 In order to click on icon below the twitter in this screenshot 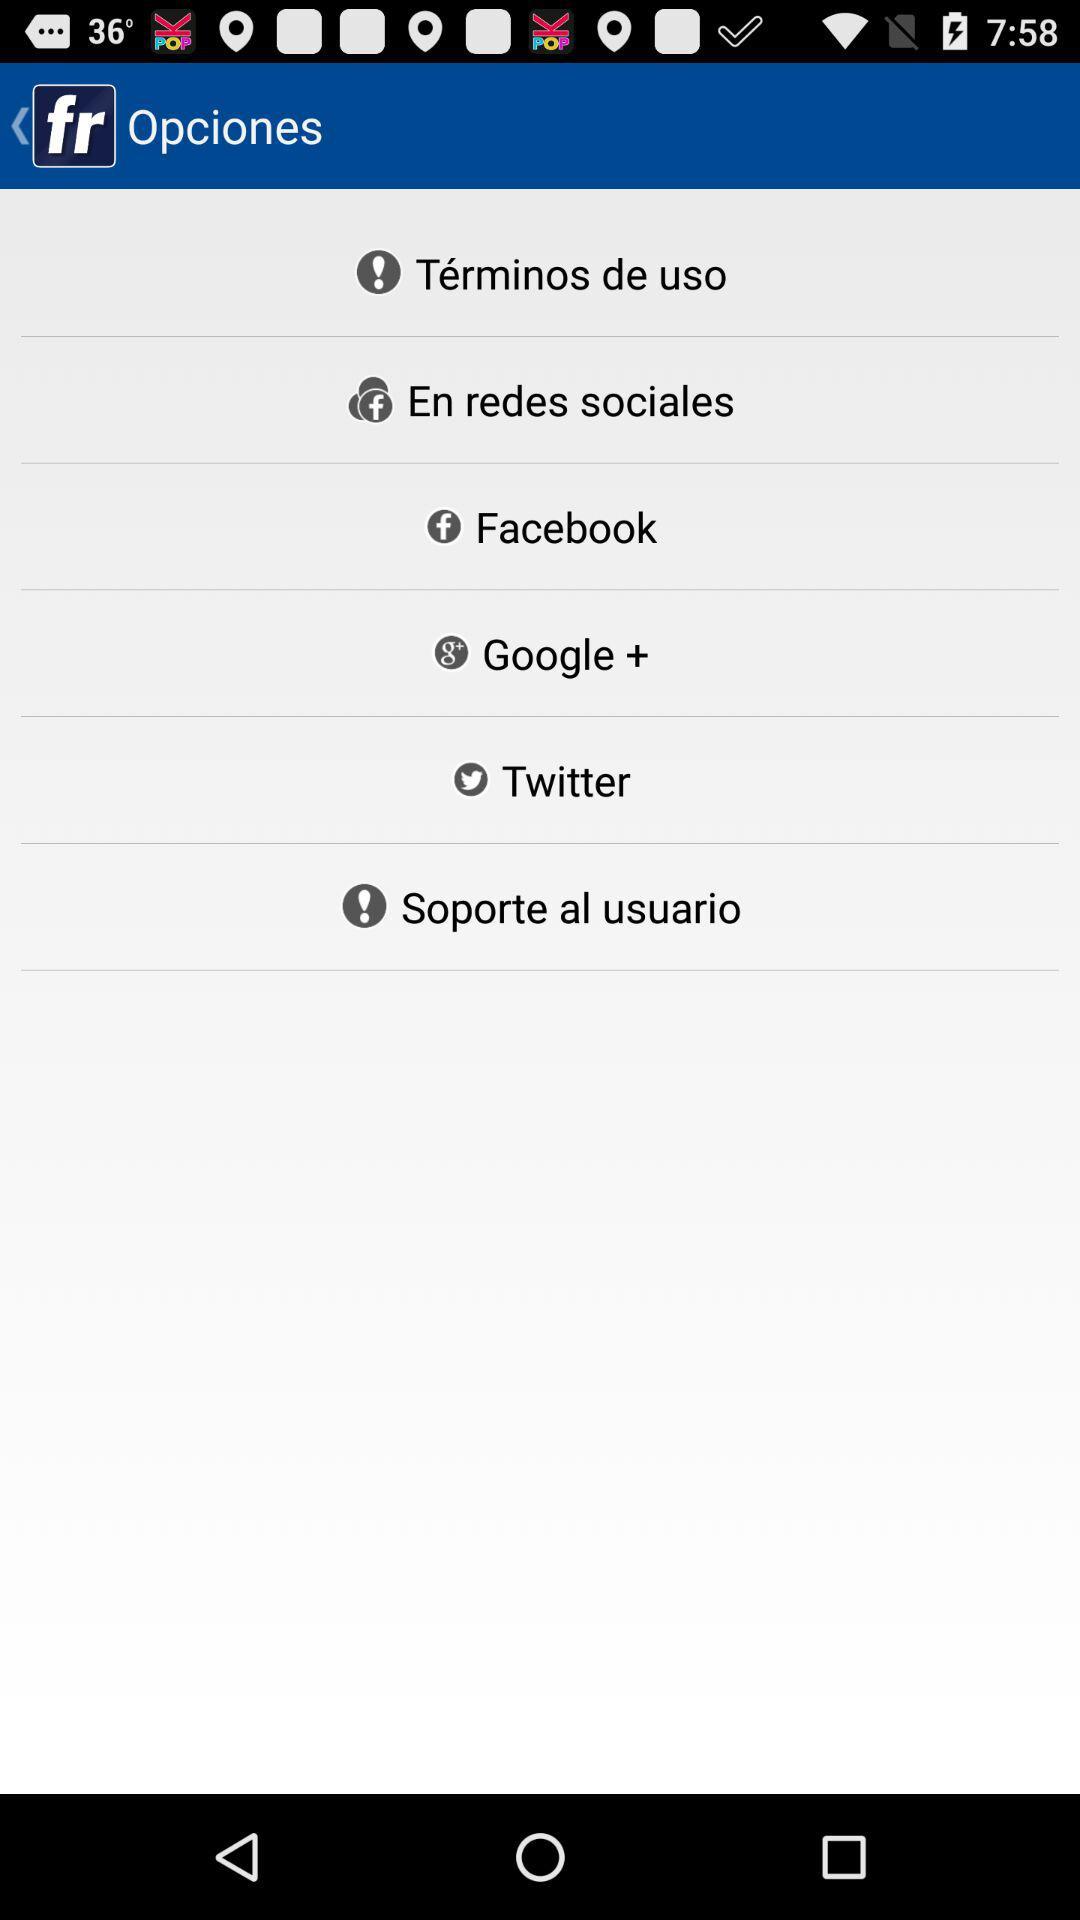, I will do `click(540, 905)`.